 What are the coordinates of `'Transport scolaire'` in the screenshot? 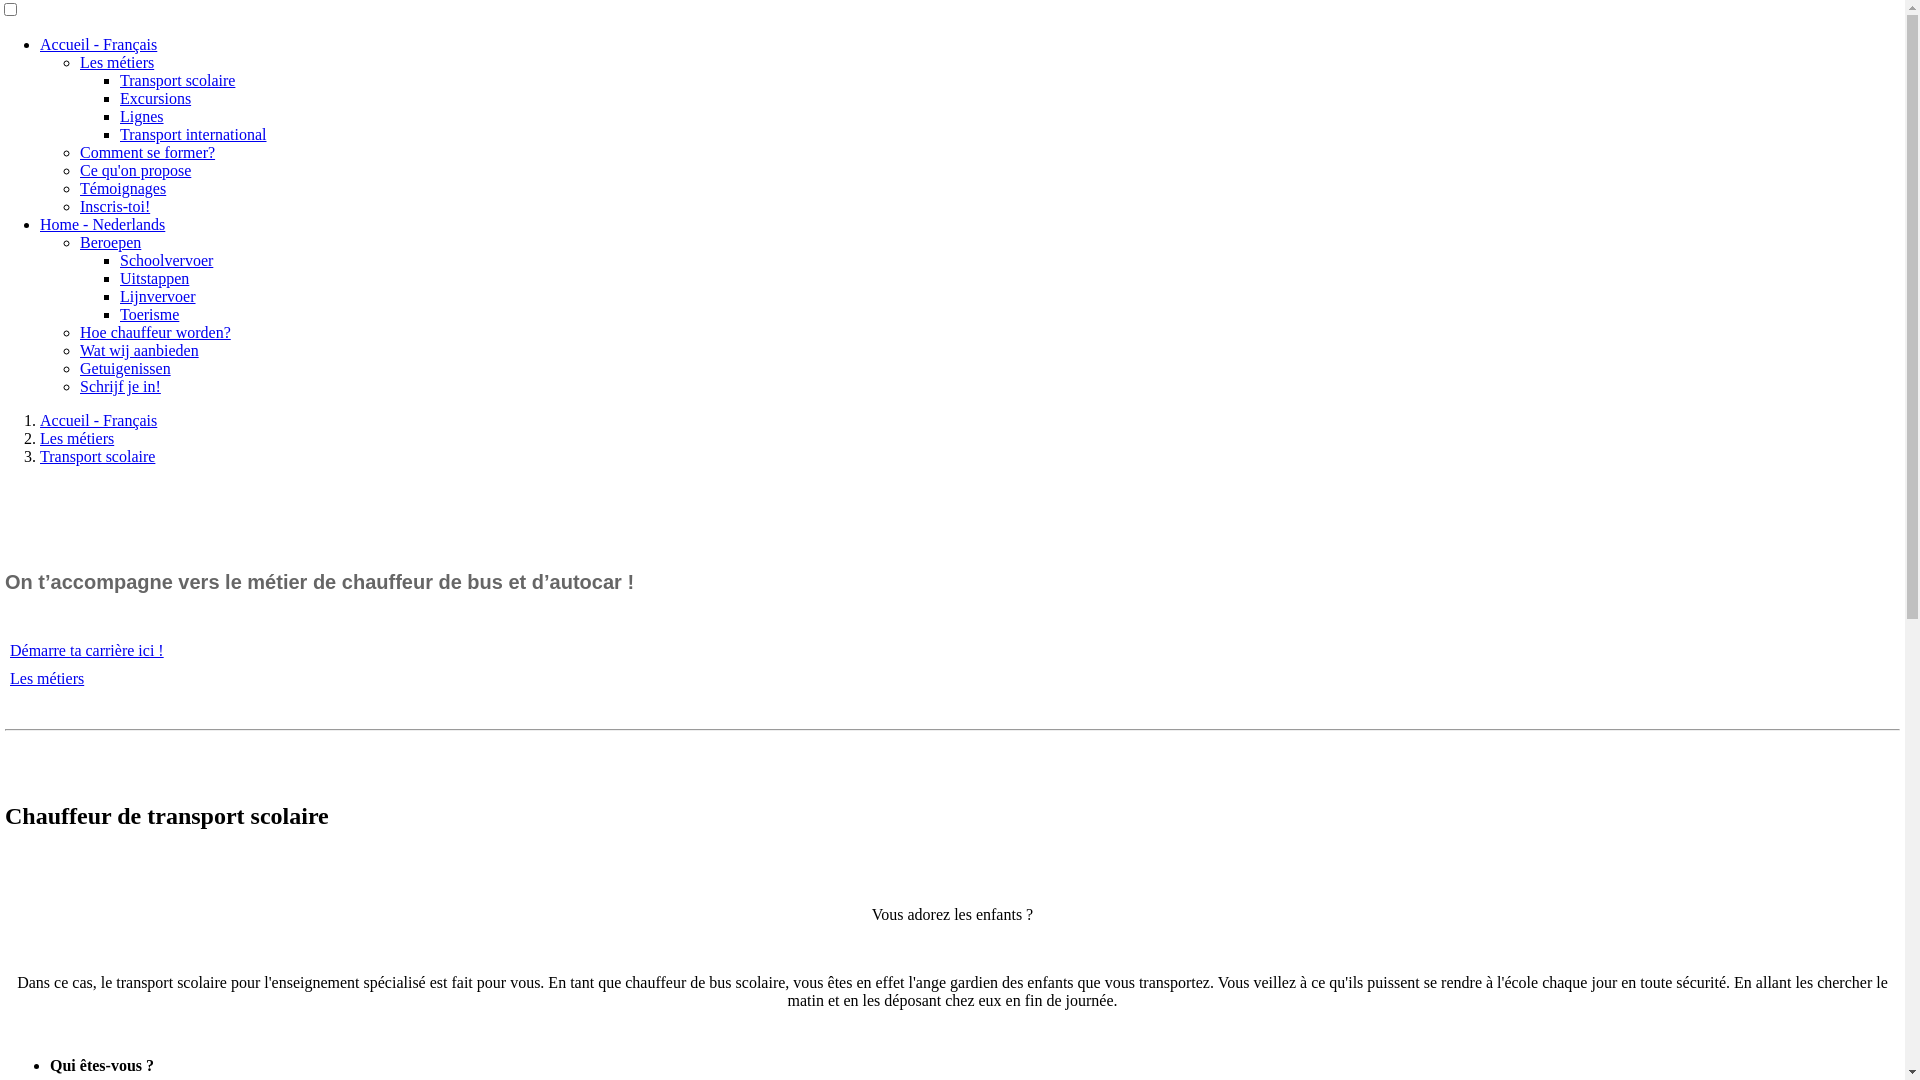 It's located at (177, 79).